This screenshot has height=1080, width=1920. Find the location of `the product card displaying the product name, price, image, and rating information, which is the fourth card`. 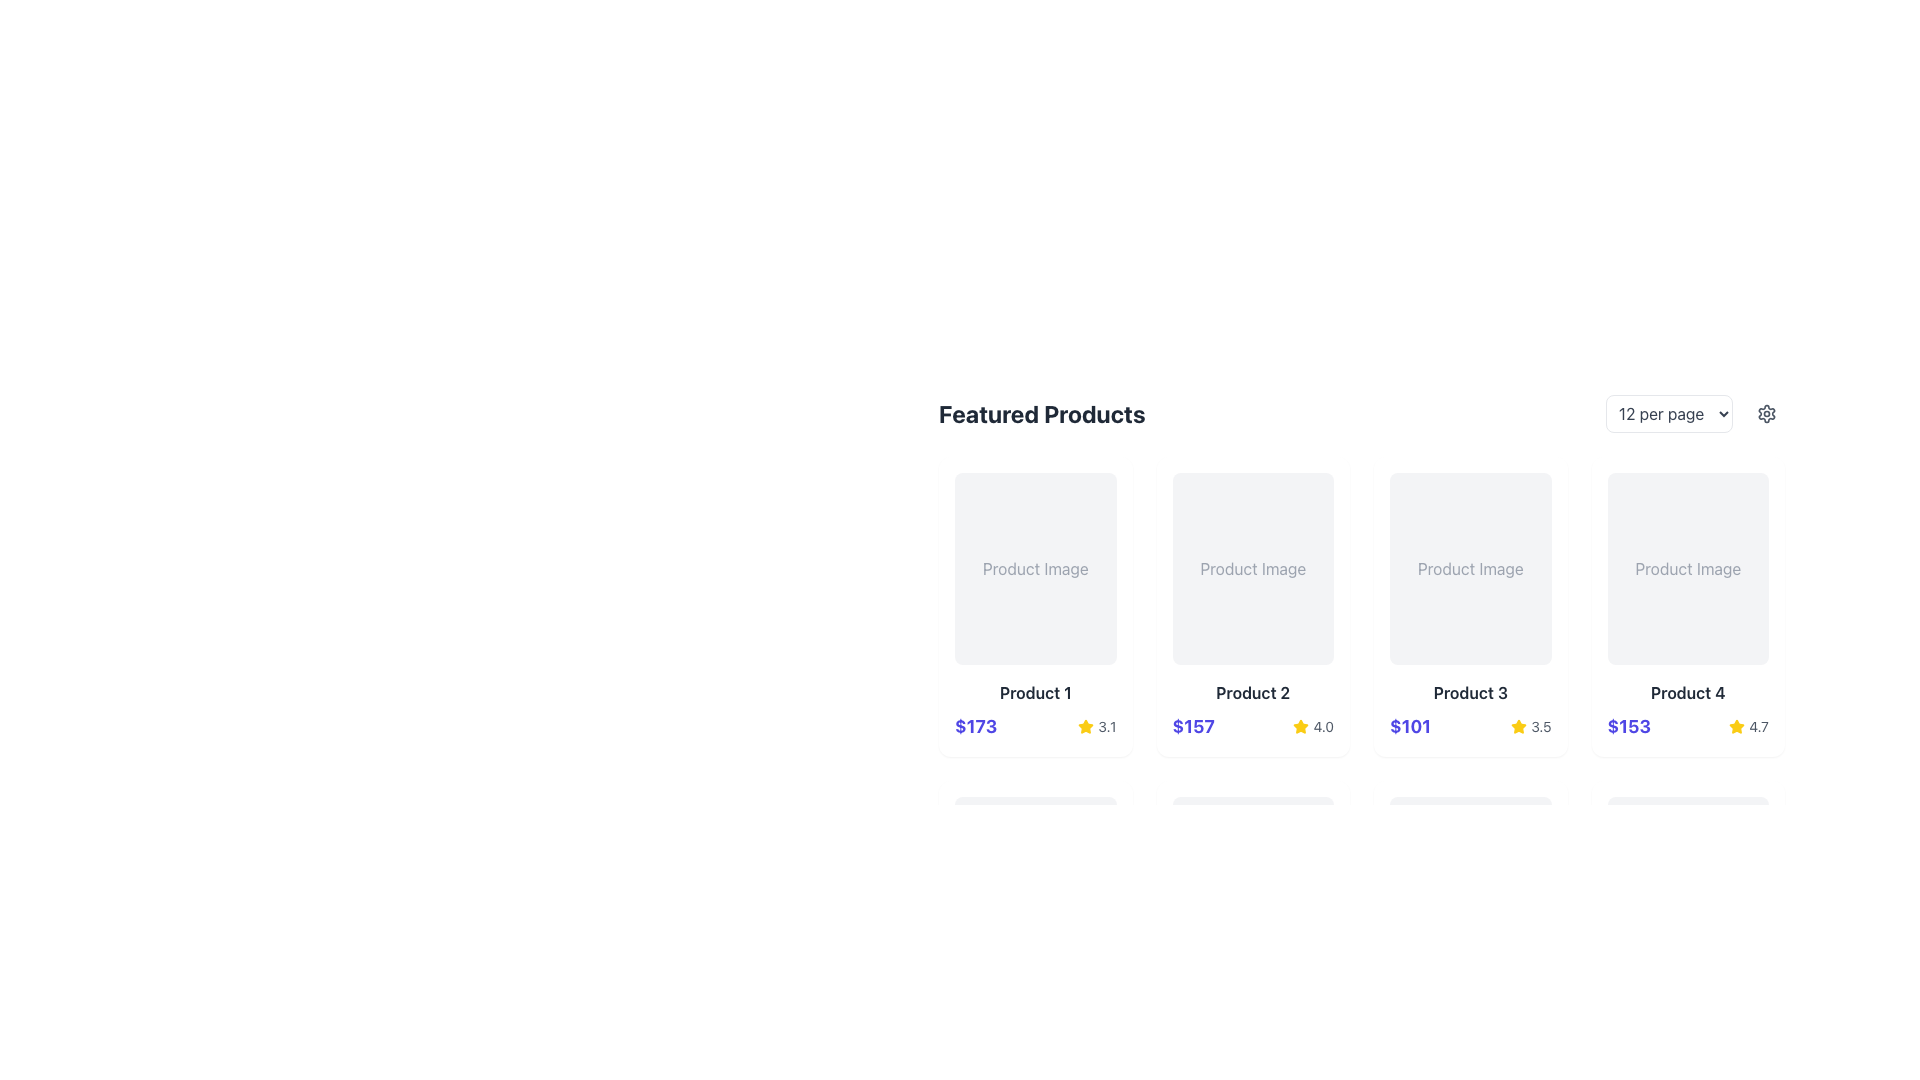

the product card displaying the product name, price, image, and rating information, which is the fourth card is located at coordinates (1687, 605).